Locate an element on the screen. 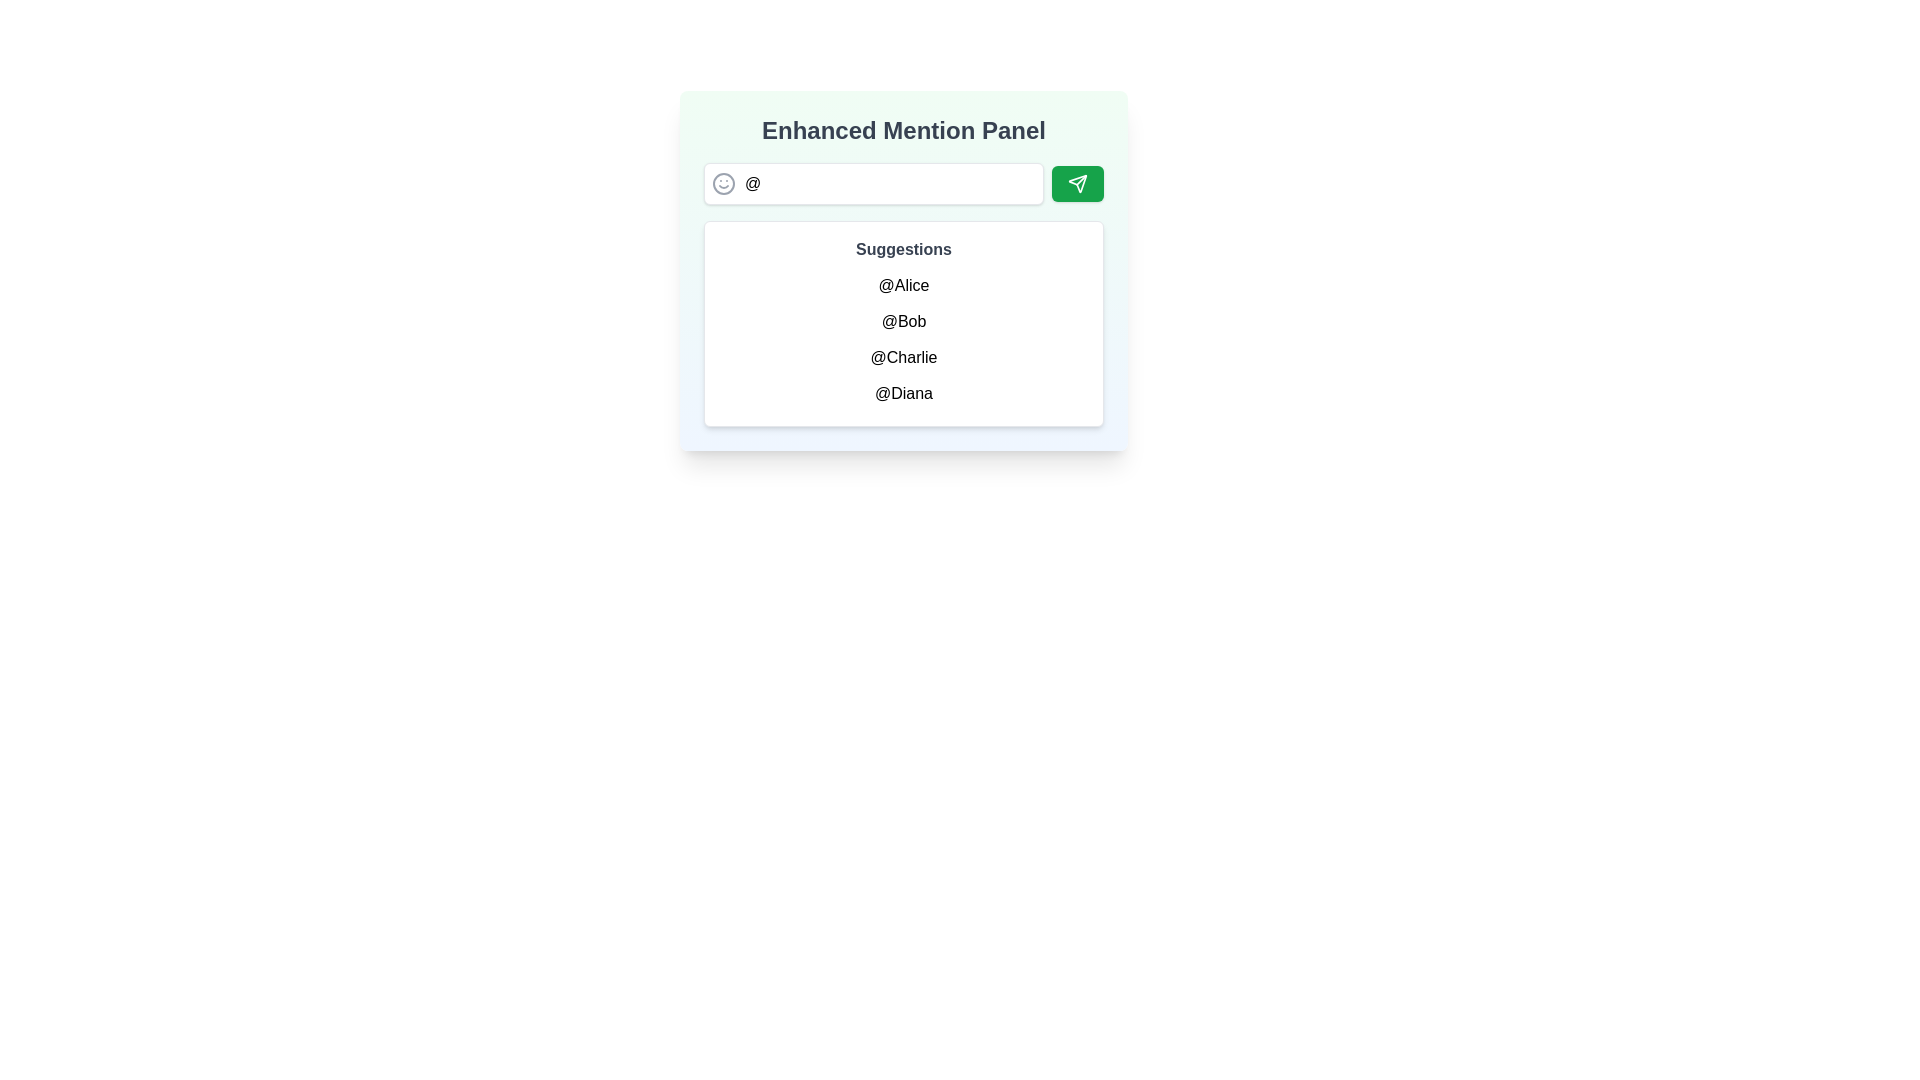 The height and width of the screenshot is (1080, 1920). the interactive list item '@Alice' is located at coordinates (902, 285).